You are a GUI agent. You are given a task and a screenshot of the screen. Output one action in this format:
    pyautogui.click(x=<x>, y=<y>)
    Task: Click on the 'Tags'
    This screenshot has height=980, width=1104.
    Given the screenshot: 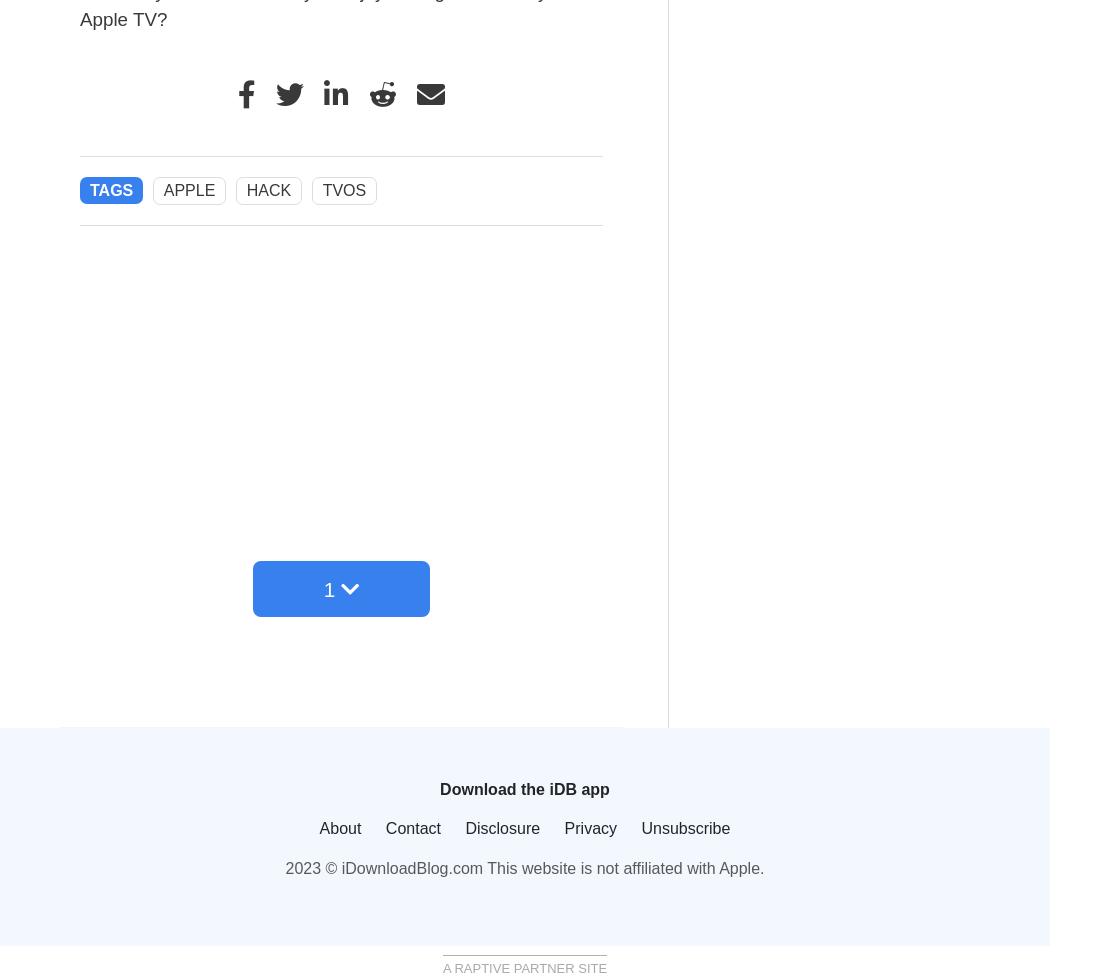 What is the action you would take?
    pyautogui.click(x=110, y=190)
    